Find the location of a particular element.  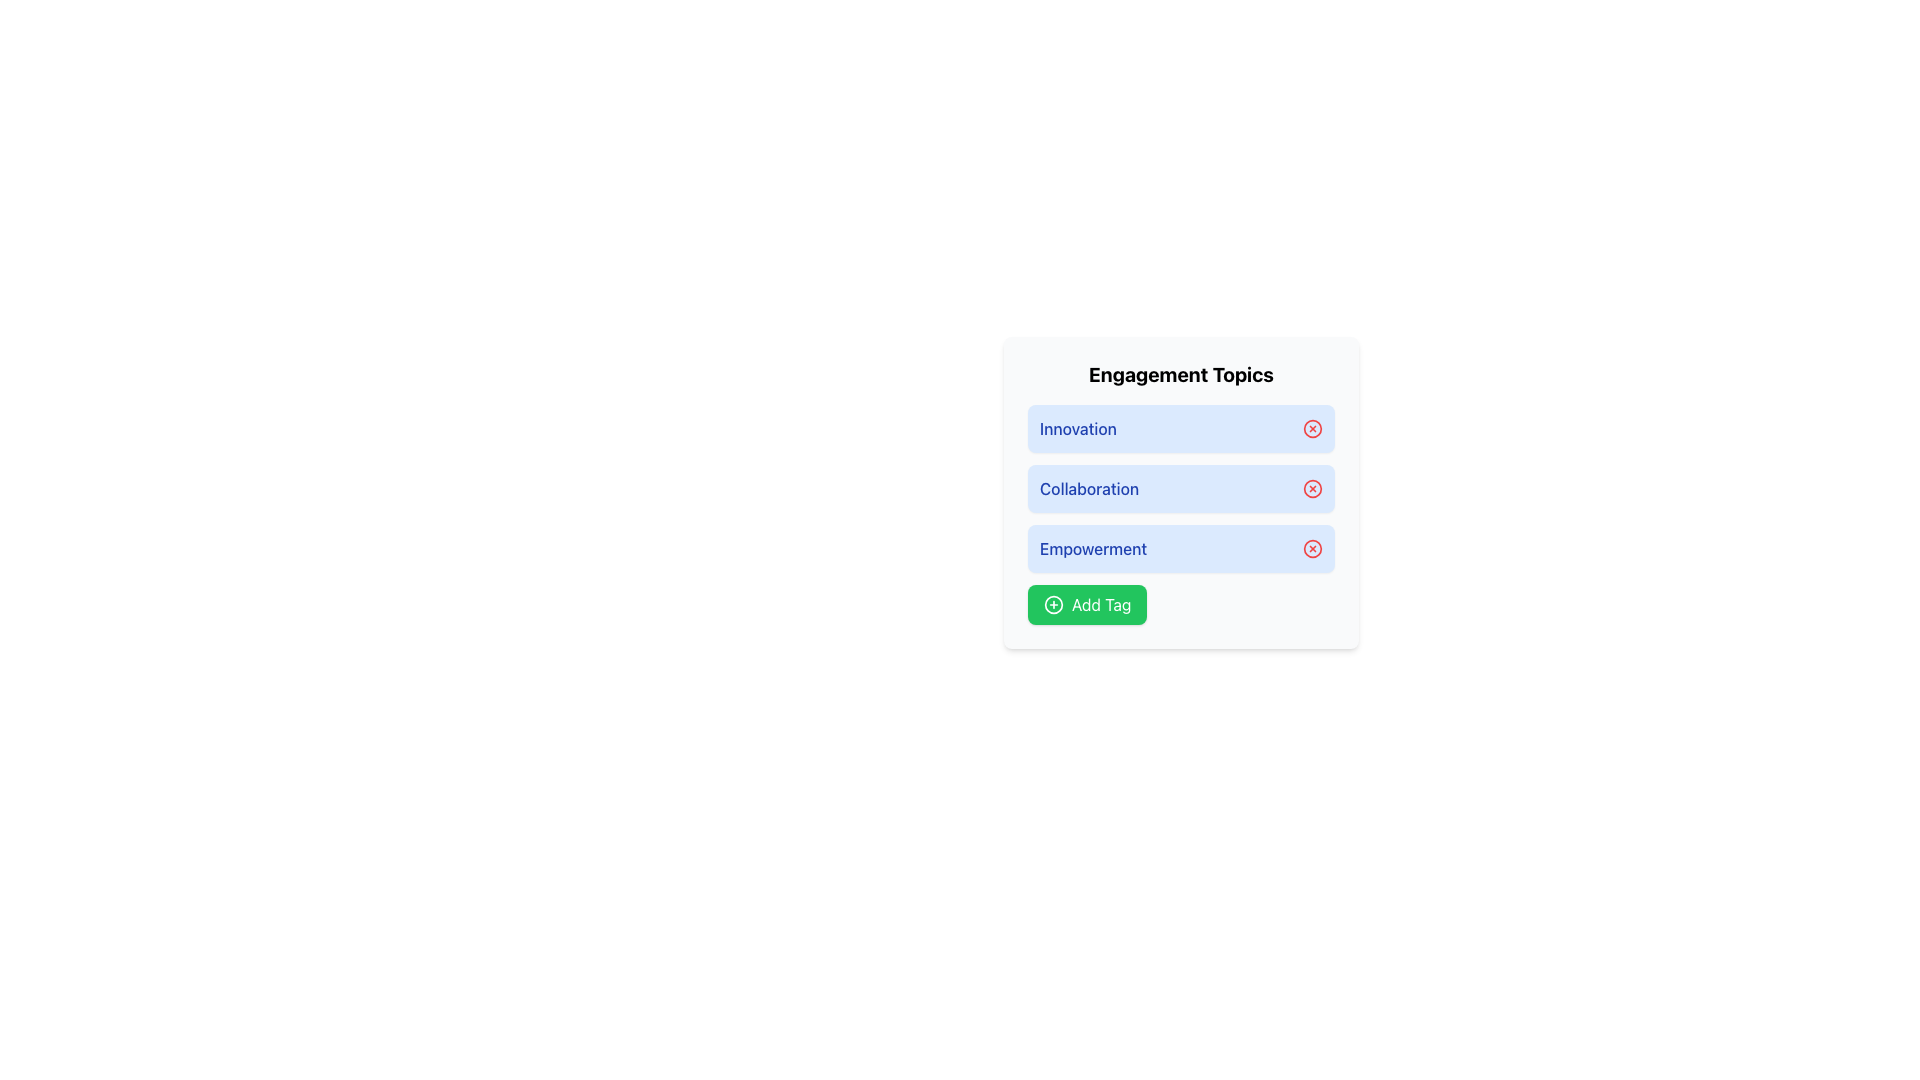

the circular graphical shape that serves as a highlight within the close button icon, located in the second row of the 'Engagement Topics' list next to the 'Collaboration' text is located at coordinates (1313, 489).